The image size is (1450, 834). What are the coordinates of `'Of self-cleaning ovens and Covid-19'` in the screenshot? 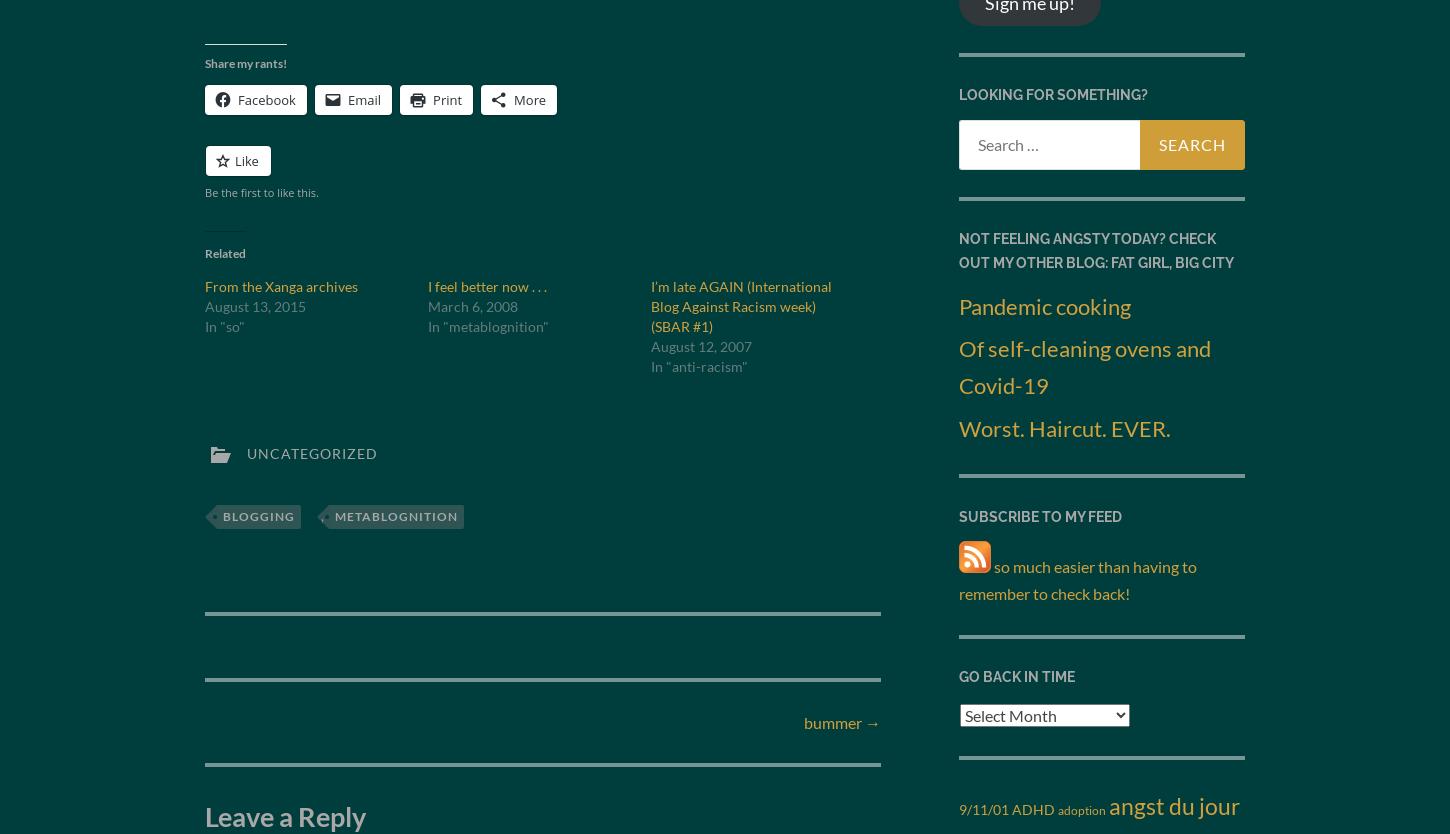 It's located at (958, 365).